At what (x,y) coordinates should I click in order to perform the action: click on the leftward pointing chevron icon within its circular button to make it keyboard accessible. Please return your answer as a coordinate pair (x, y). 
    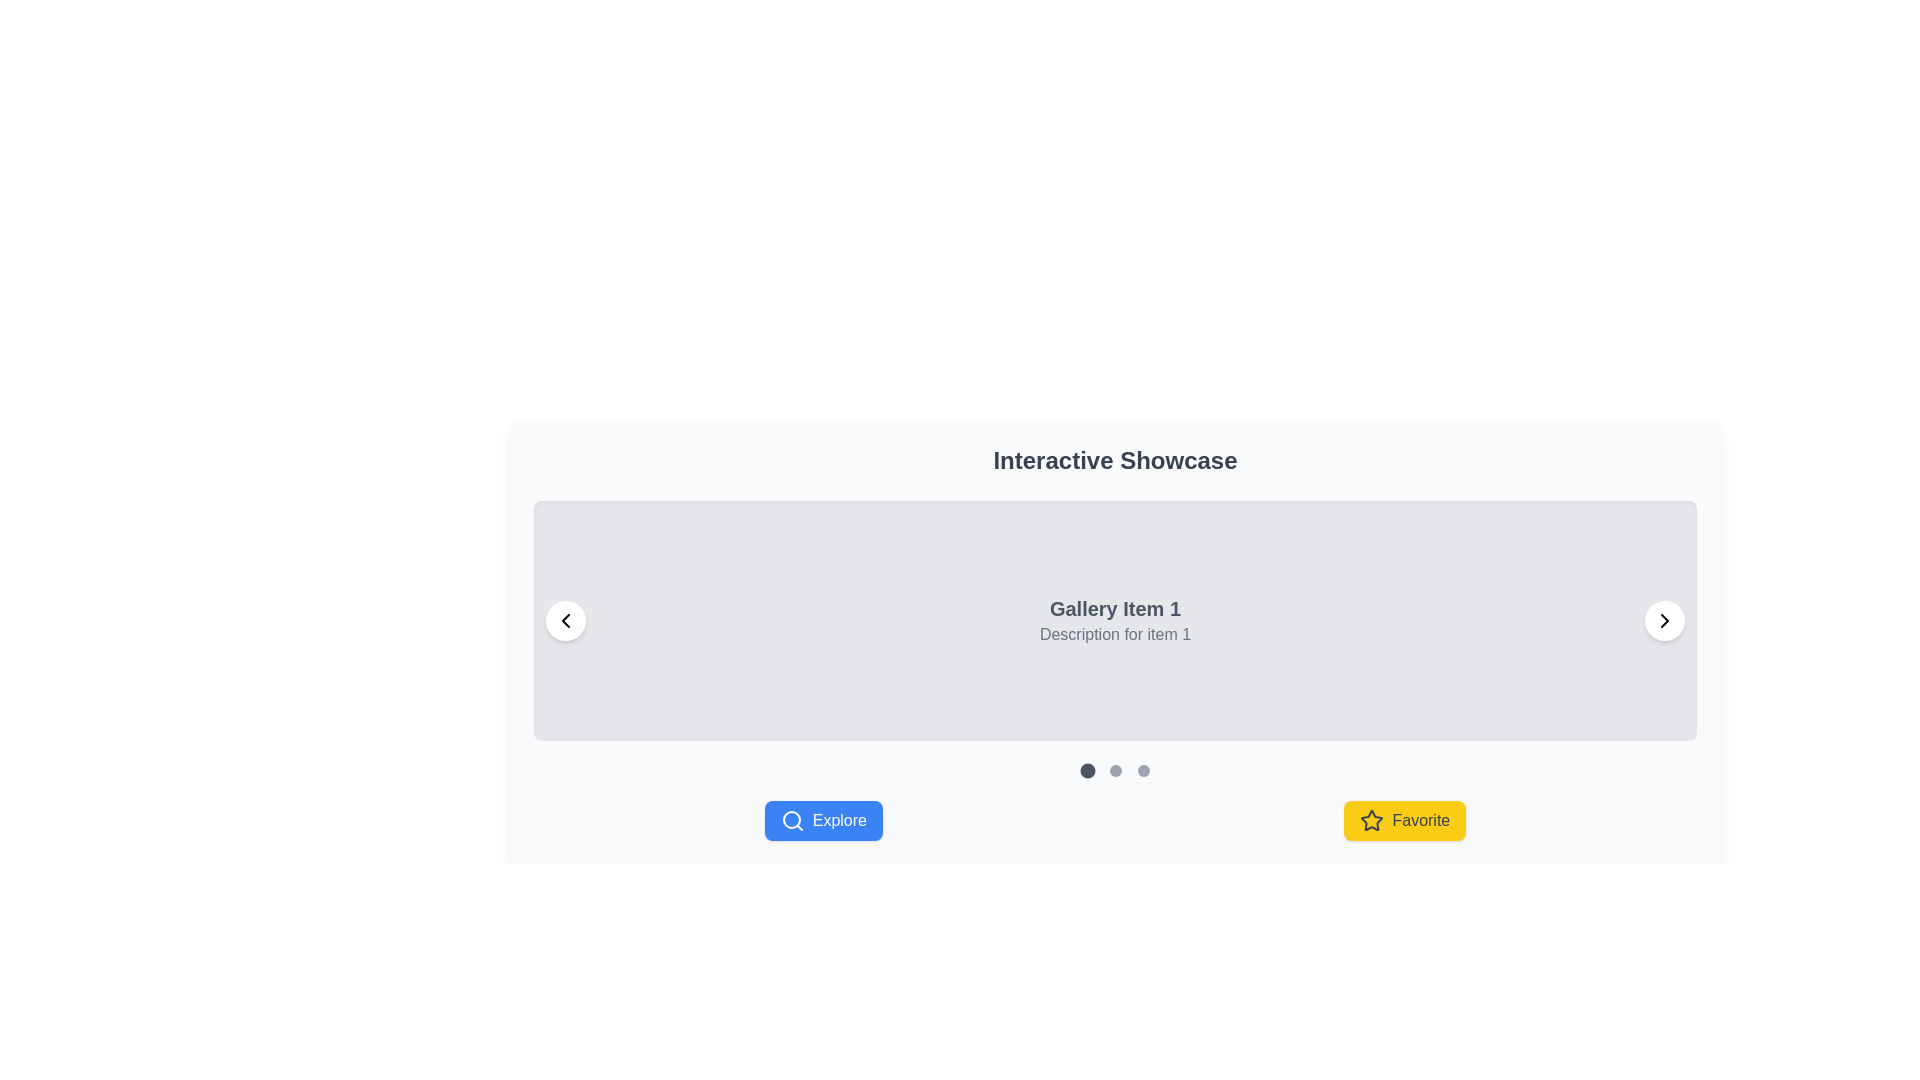
    Looking at the image, I should click on (565, 620).